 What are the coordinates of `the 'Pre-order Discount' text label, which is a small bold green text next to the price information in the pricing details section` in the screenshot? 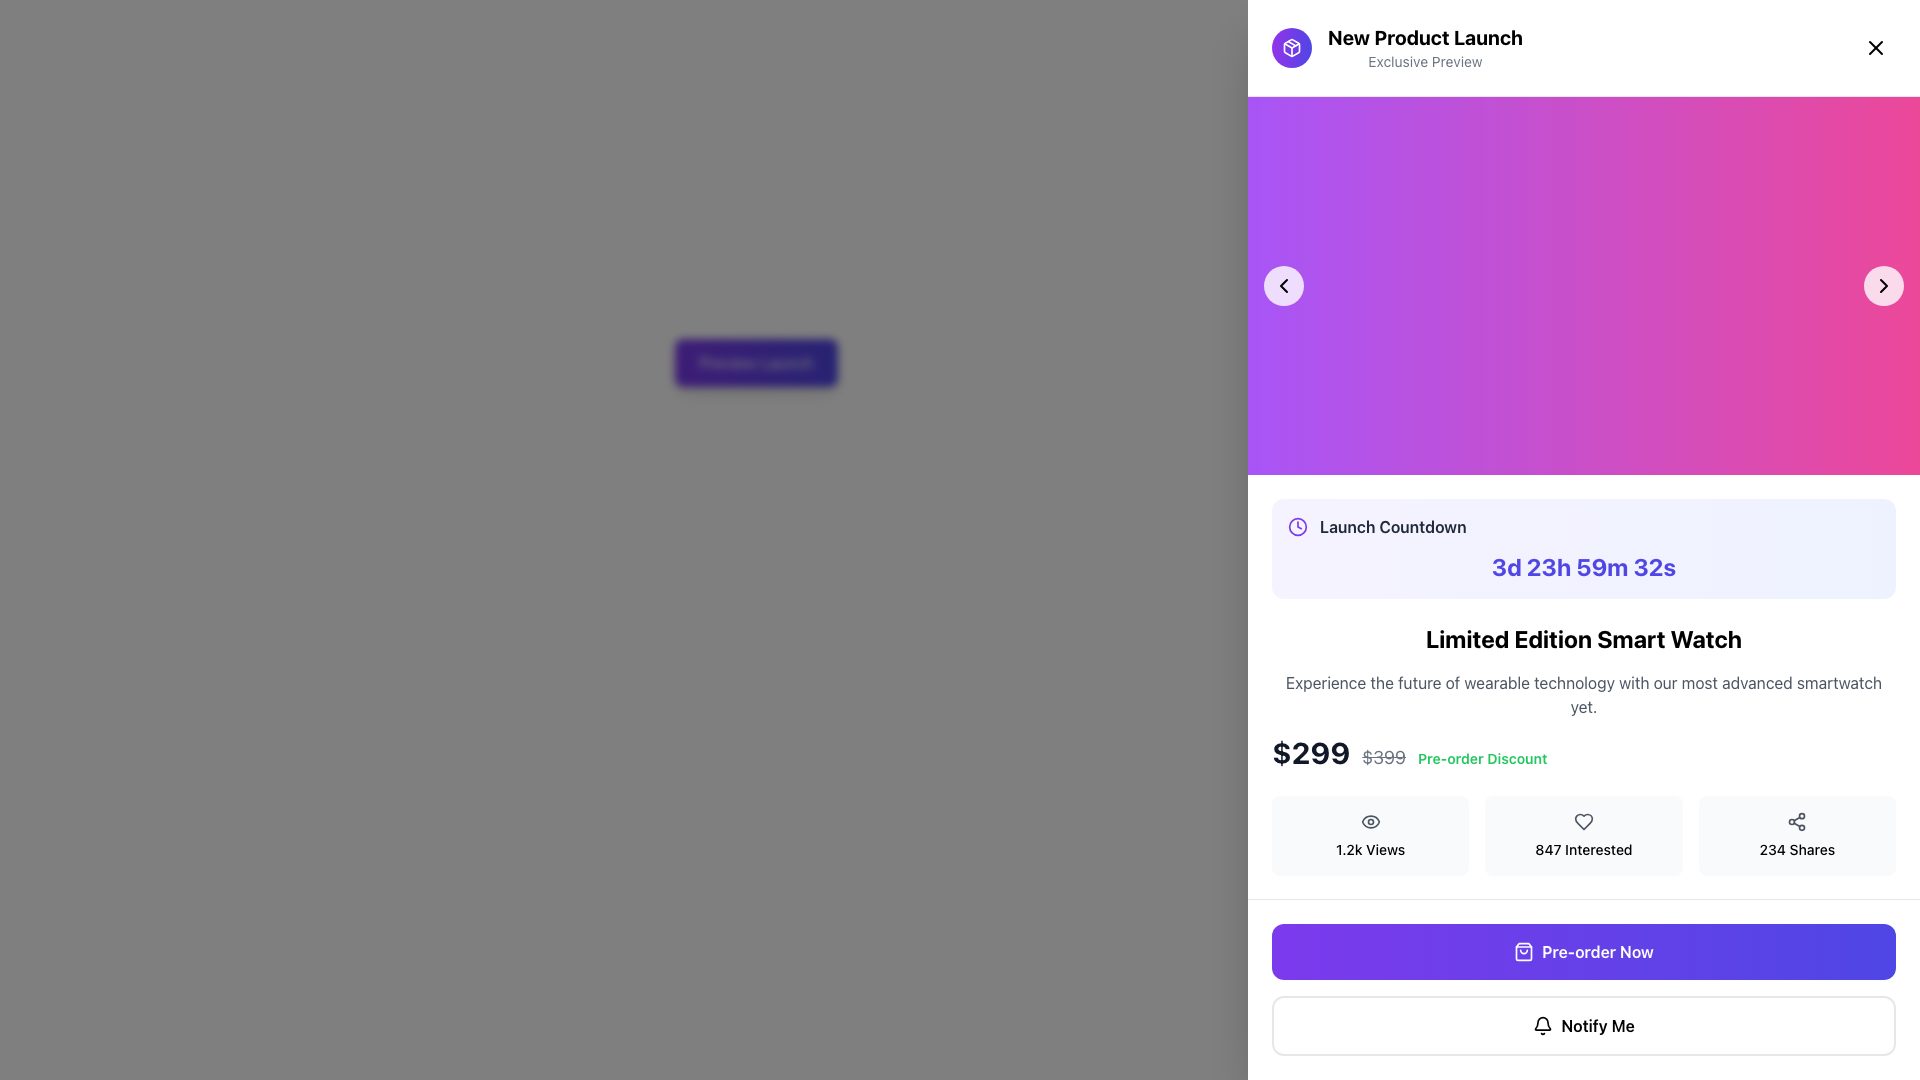 It's located at (1482, 759).